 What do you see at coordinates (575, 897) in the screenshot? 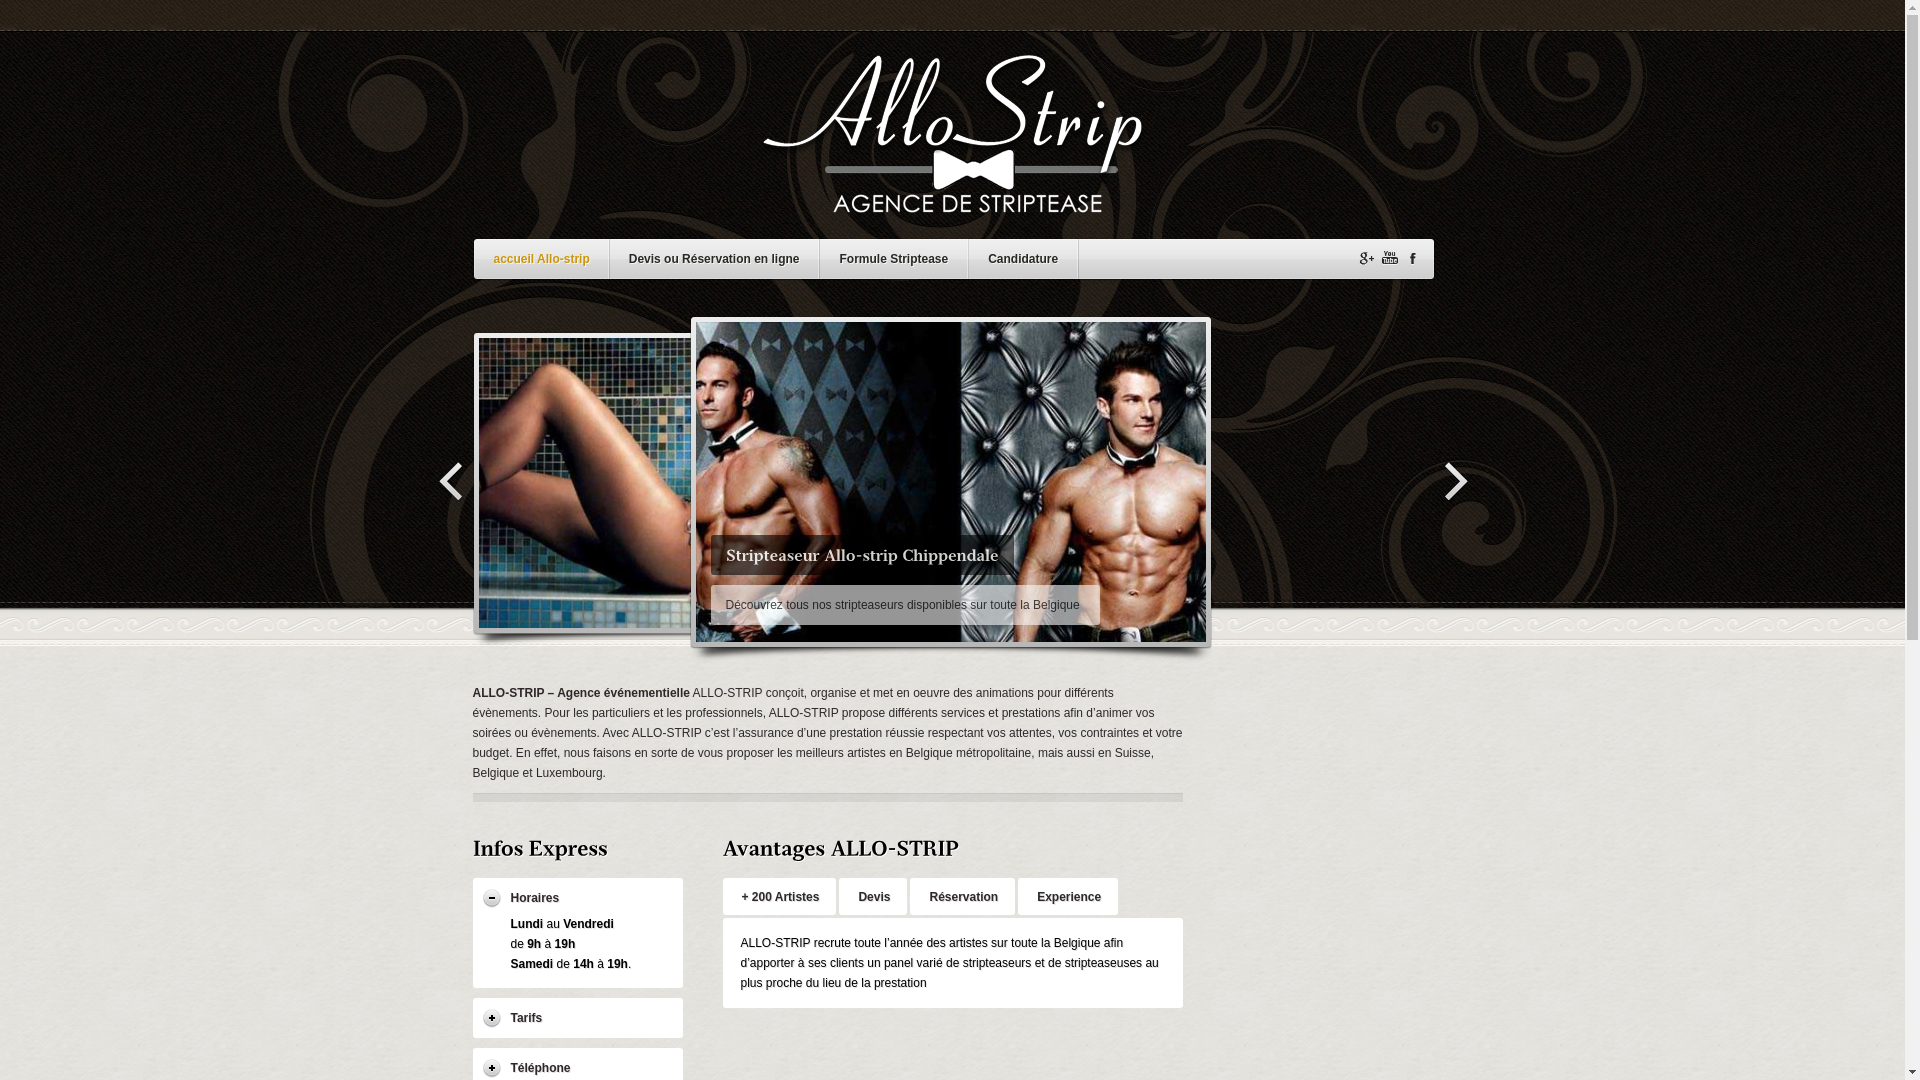
I see `'Horaires'` at bounding box center [575, 897].